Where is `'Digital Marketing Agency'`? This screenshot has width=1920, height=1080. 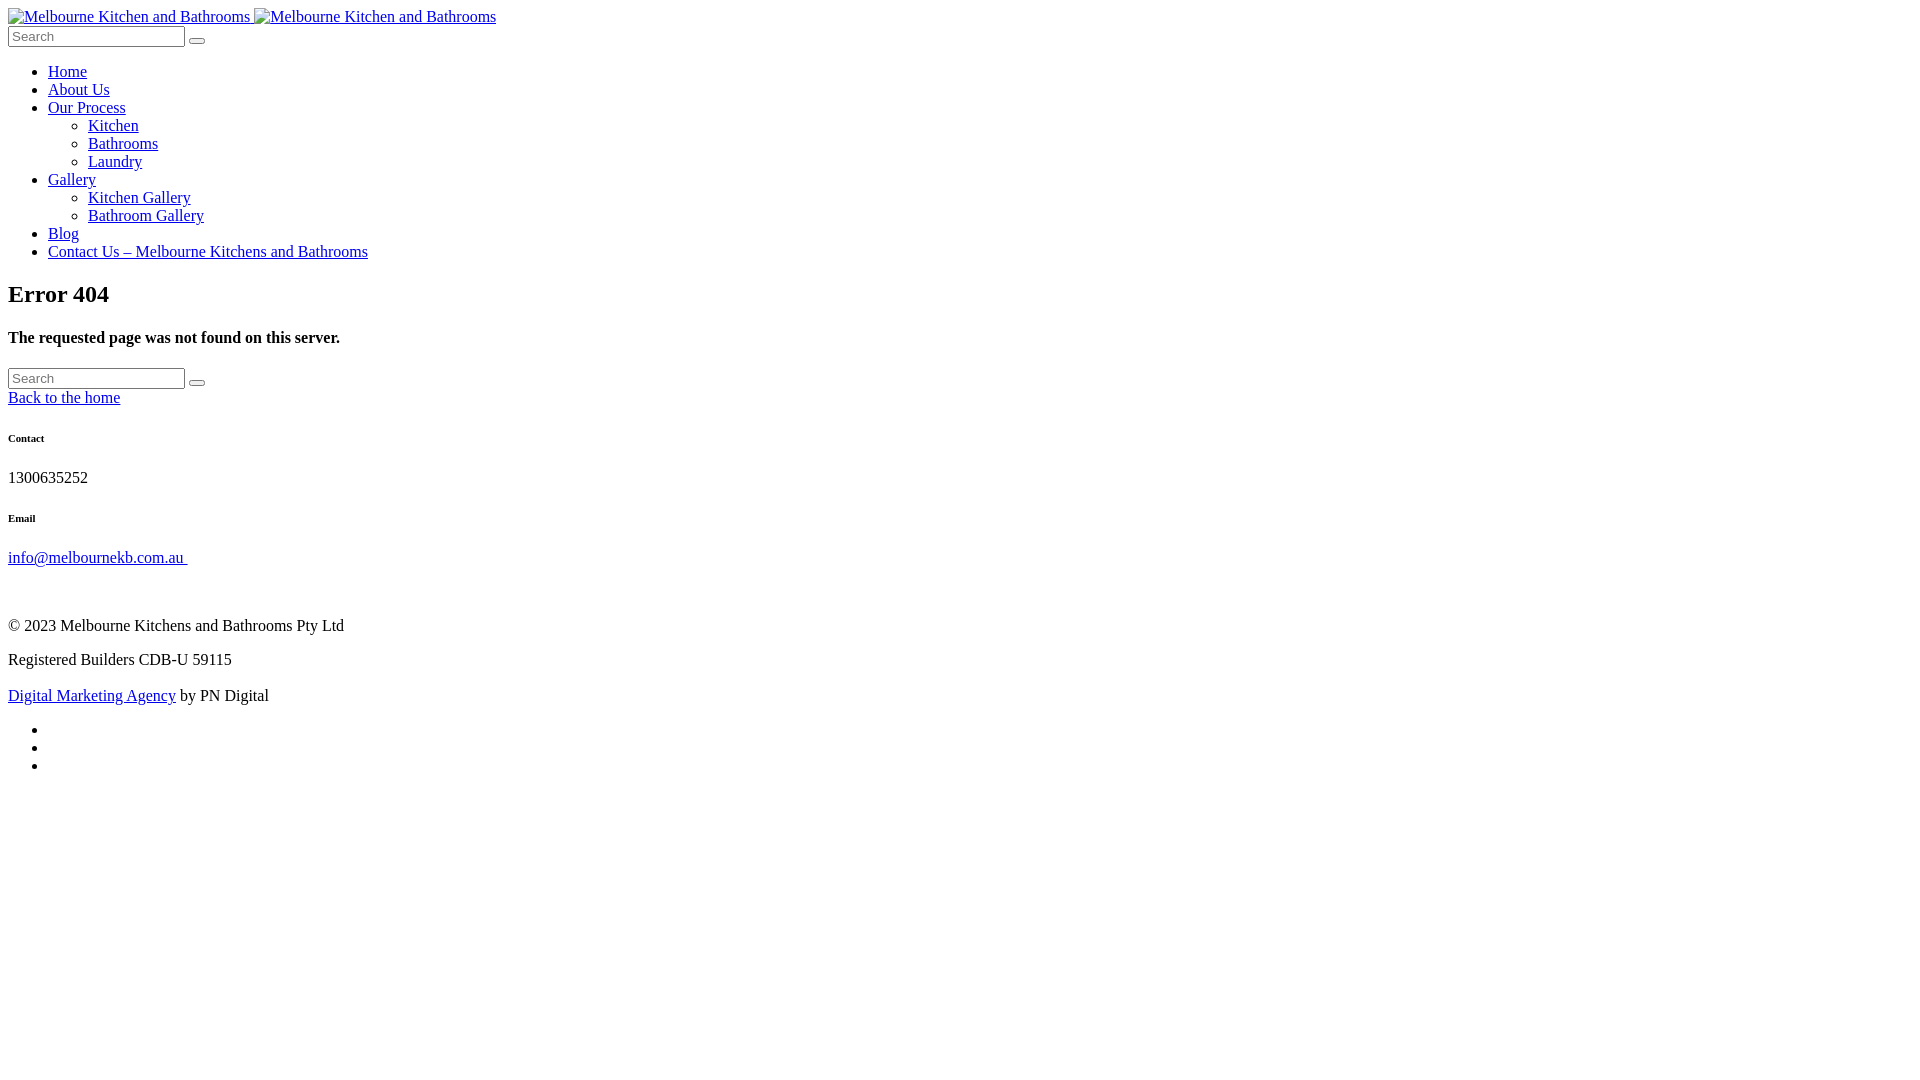
'Digital Marketing Agency' is located at coordinates (90, 694).